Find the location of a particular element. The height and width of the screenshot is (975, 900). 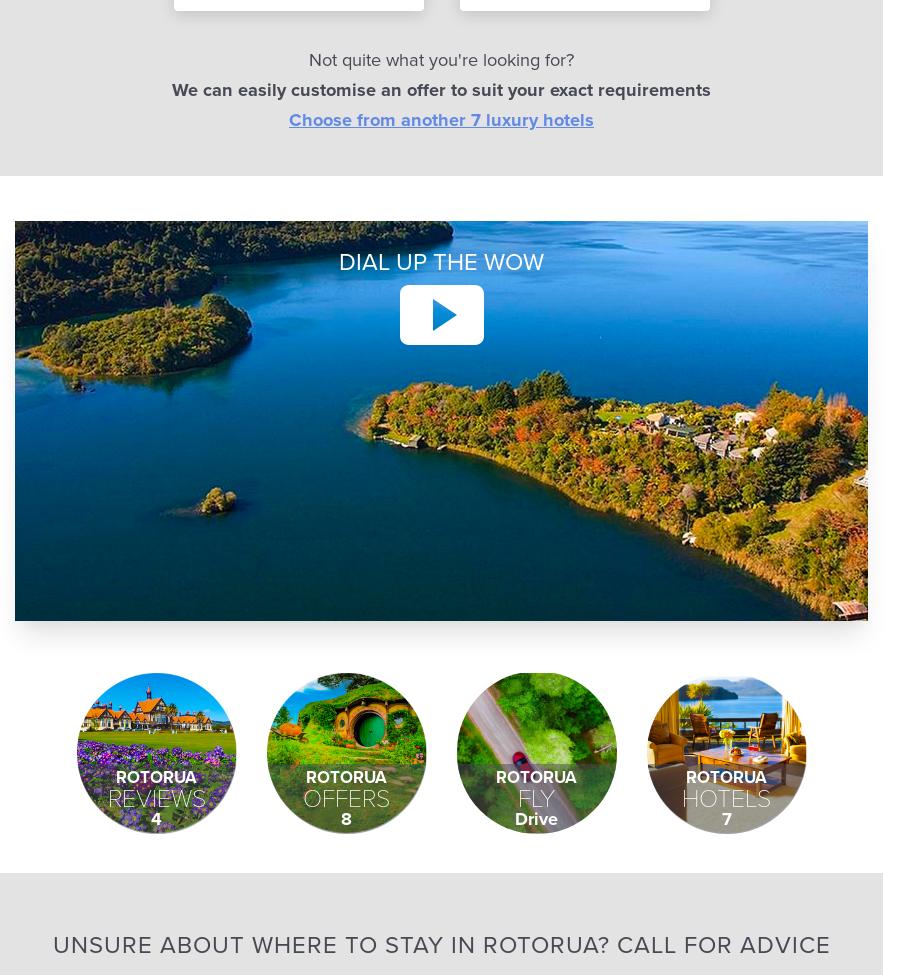

'Travel Vouchers' is located at coordinates (441, 14).